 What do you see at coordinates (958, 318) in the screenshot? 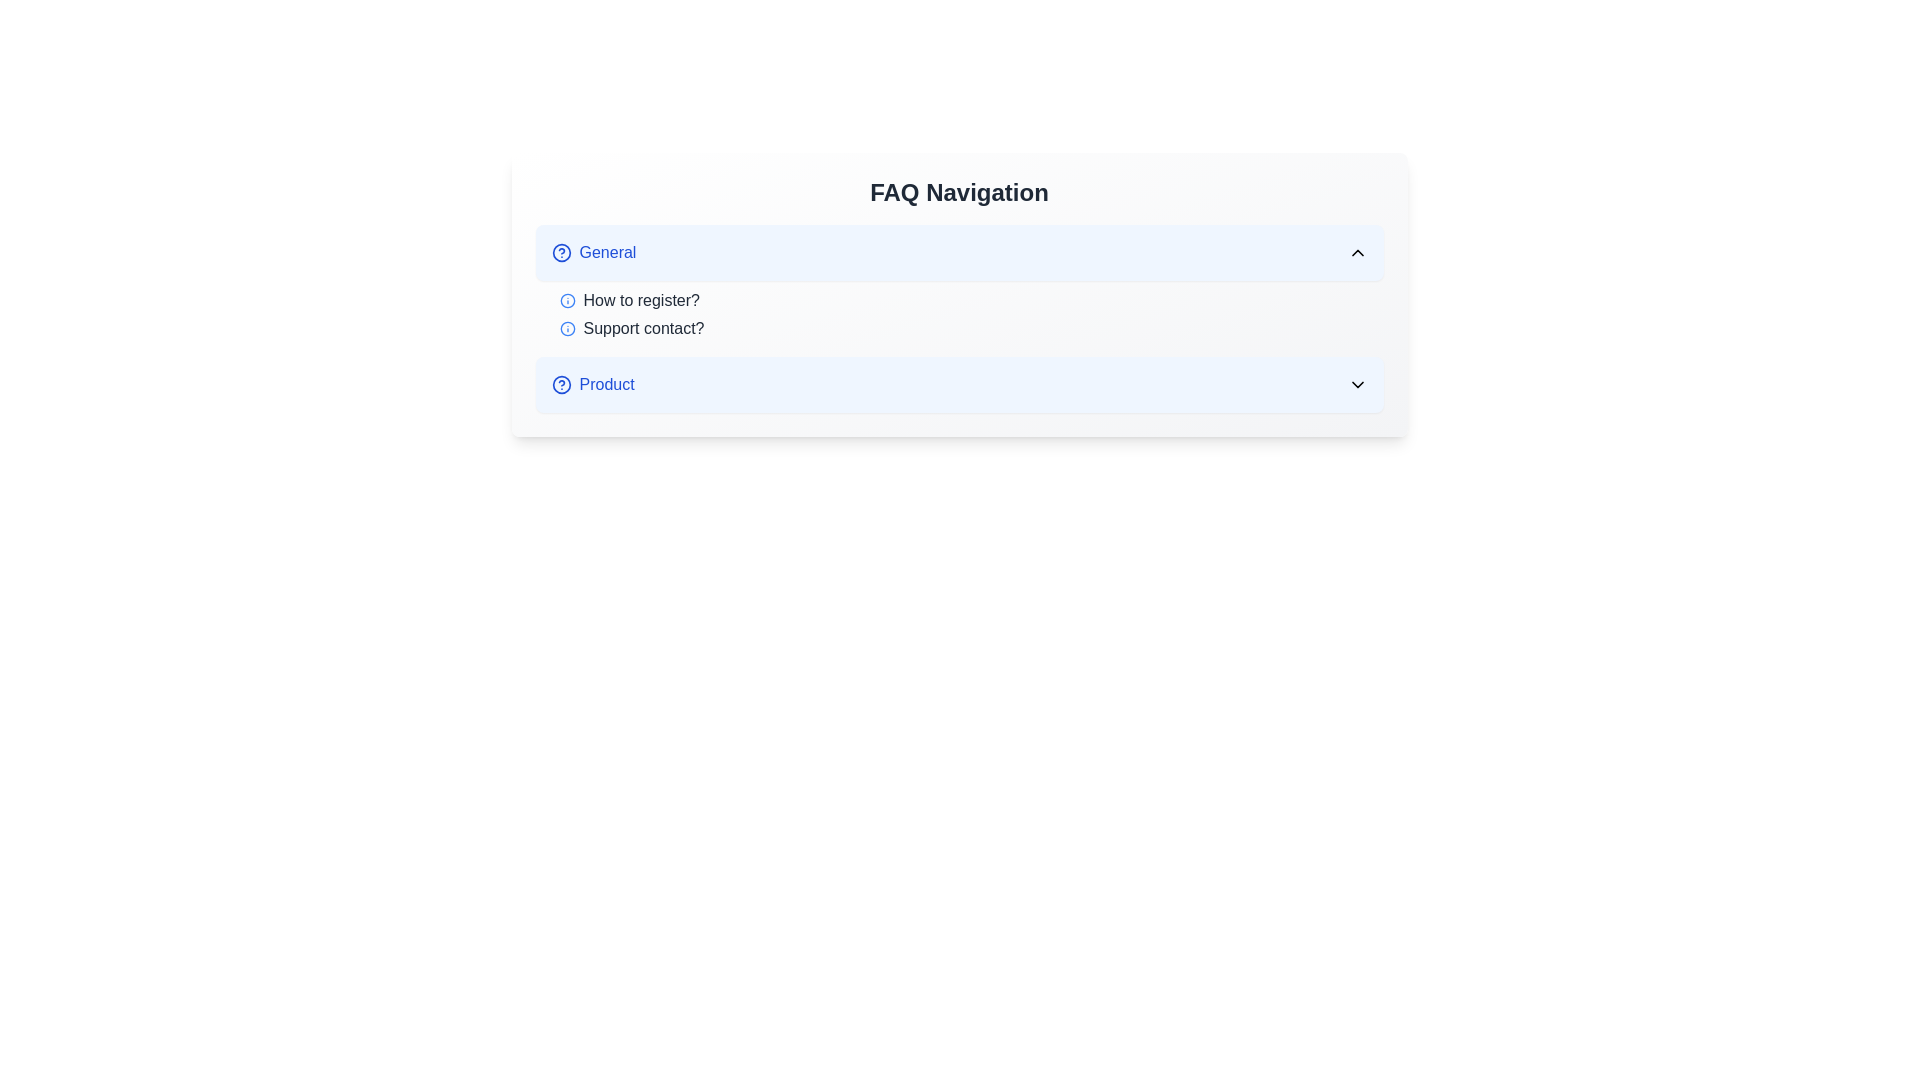
I see `a question in the Expandable/collapsible FAQ list section` at bounding box center [958, 318].